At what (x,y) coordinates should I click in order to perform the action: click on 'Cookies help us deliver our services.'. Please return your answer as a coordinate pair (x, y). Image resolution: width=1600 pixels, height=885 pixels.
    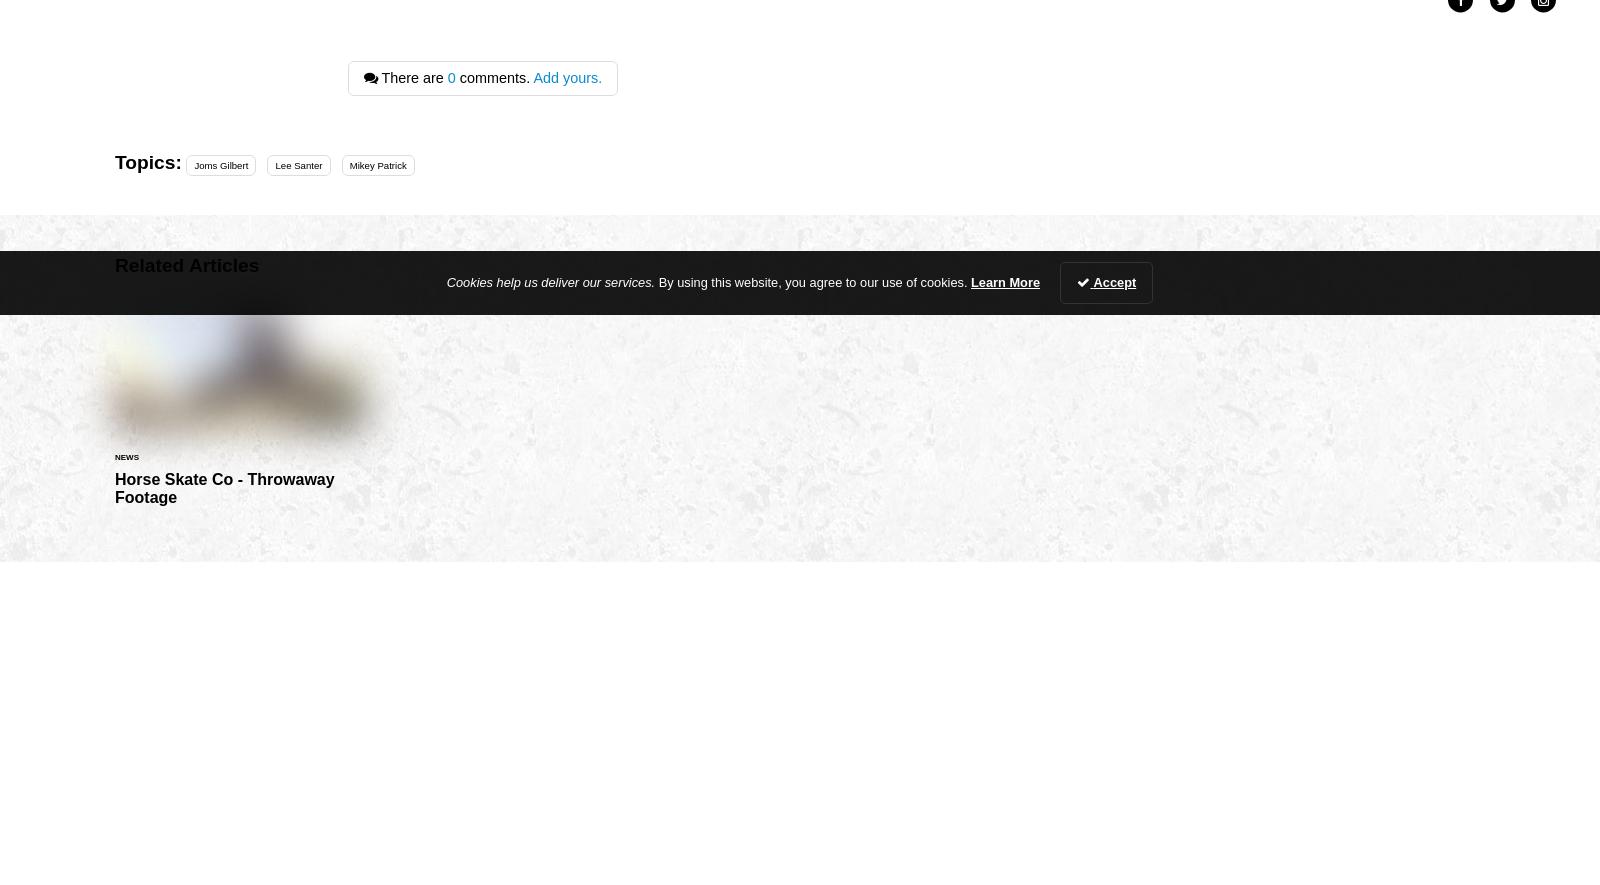
    Looking at the image, I should click on (549, 281).